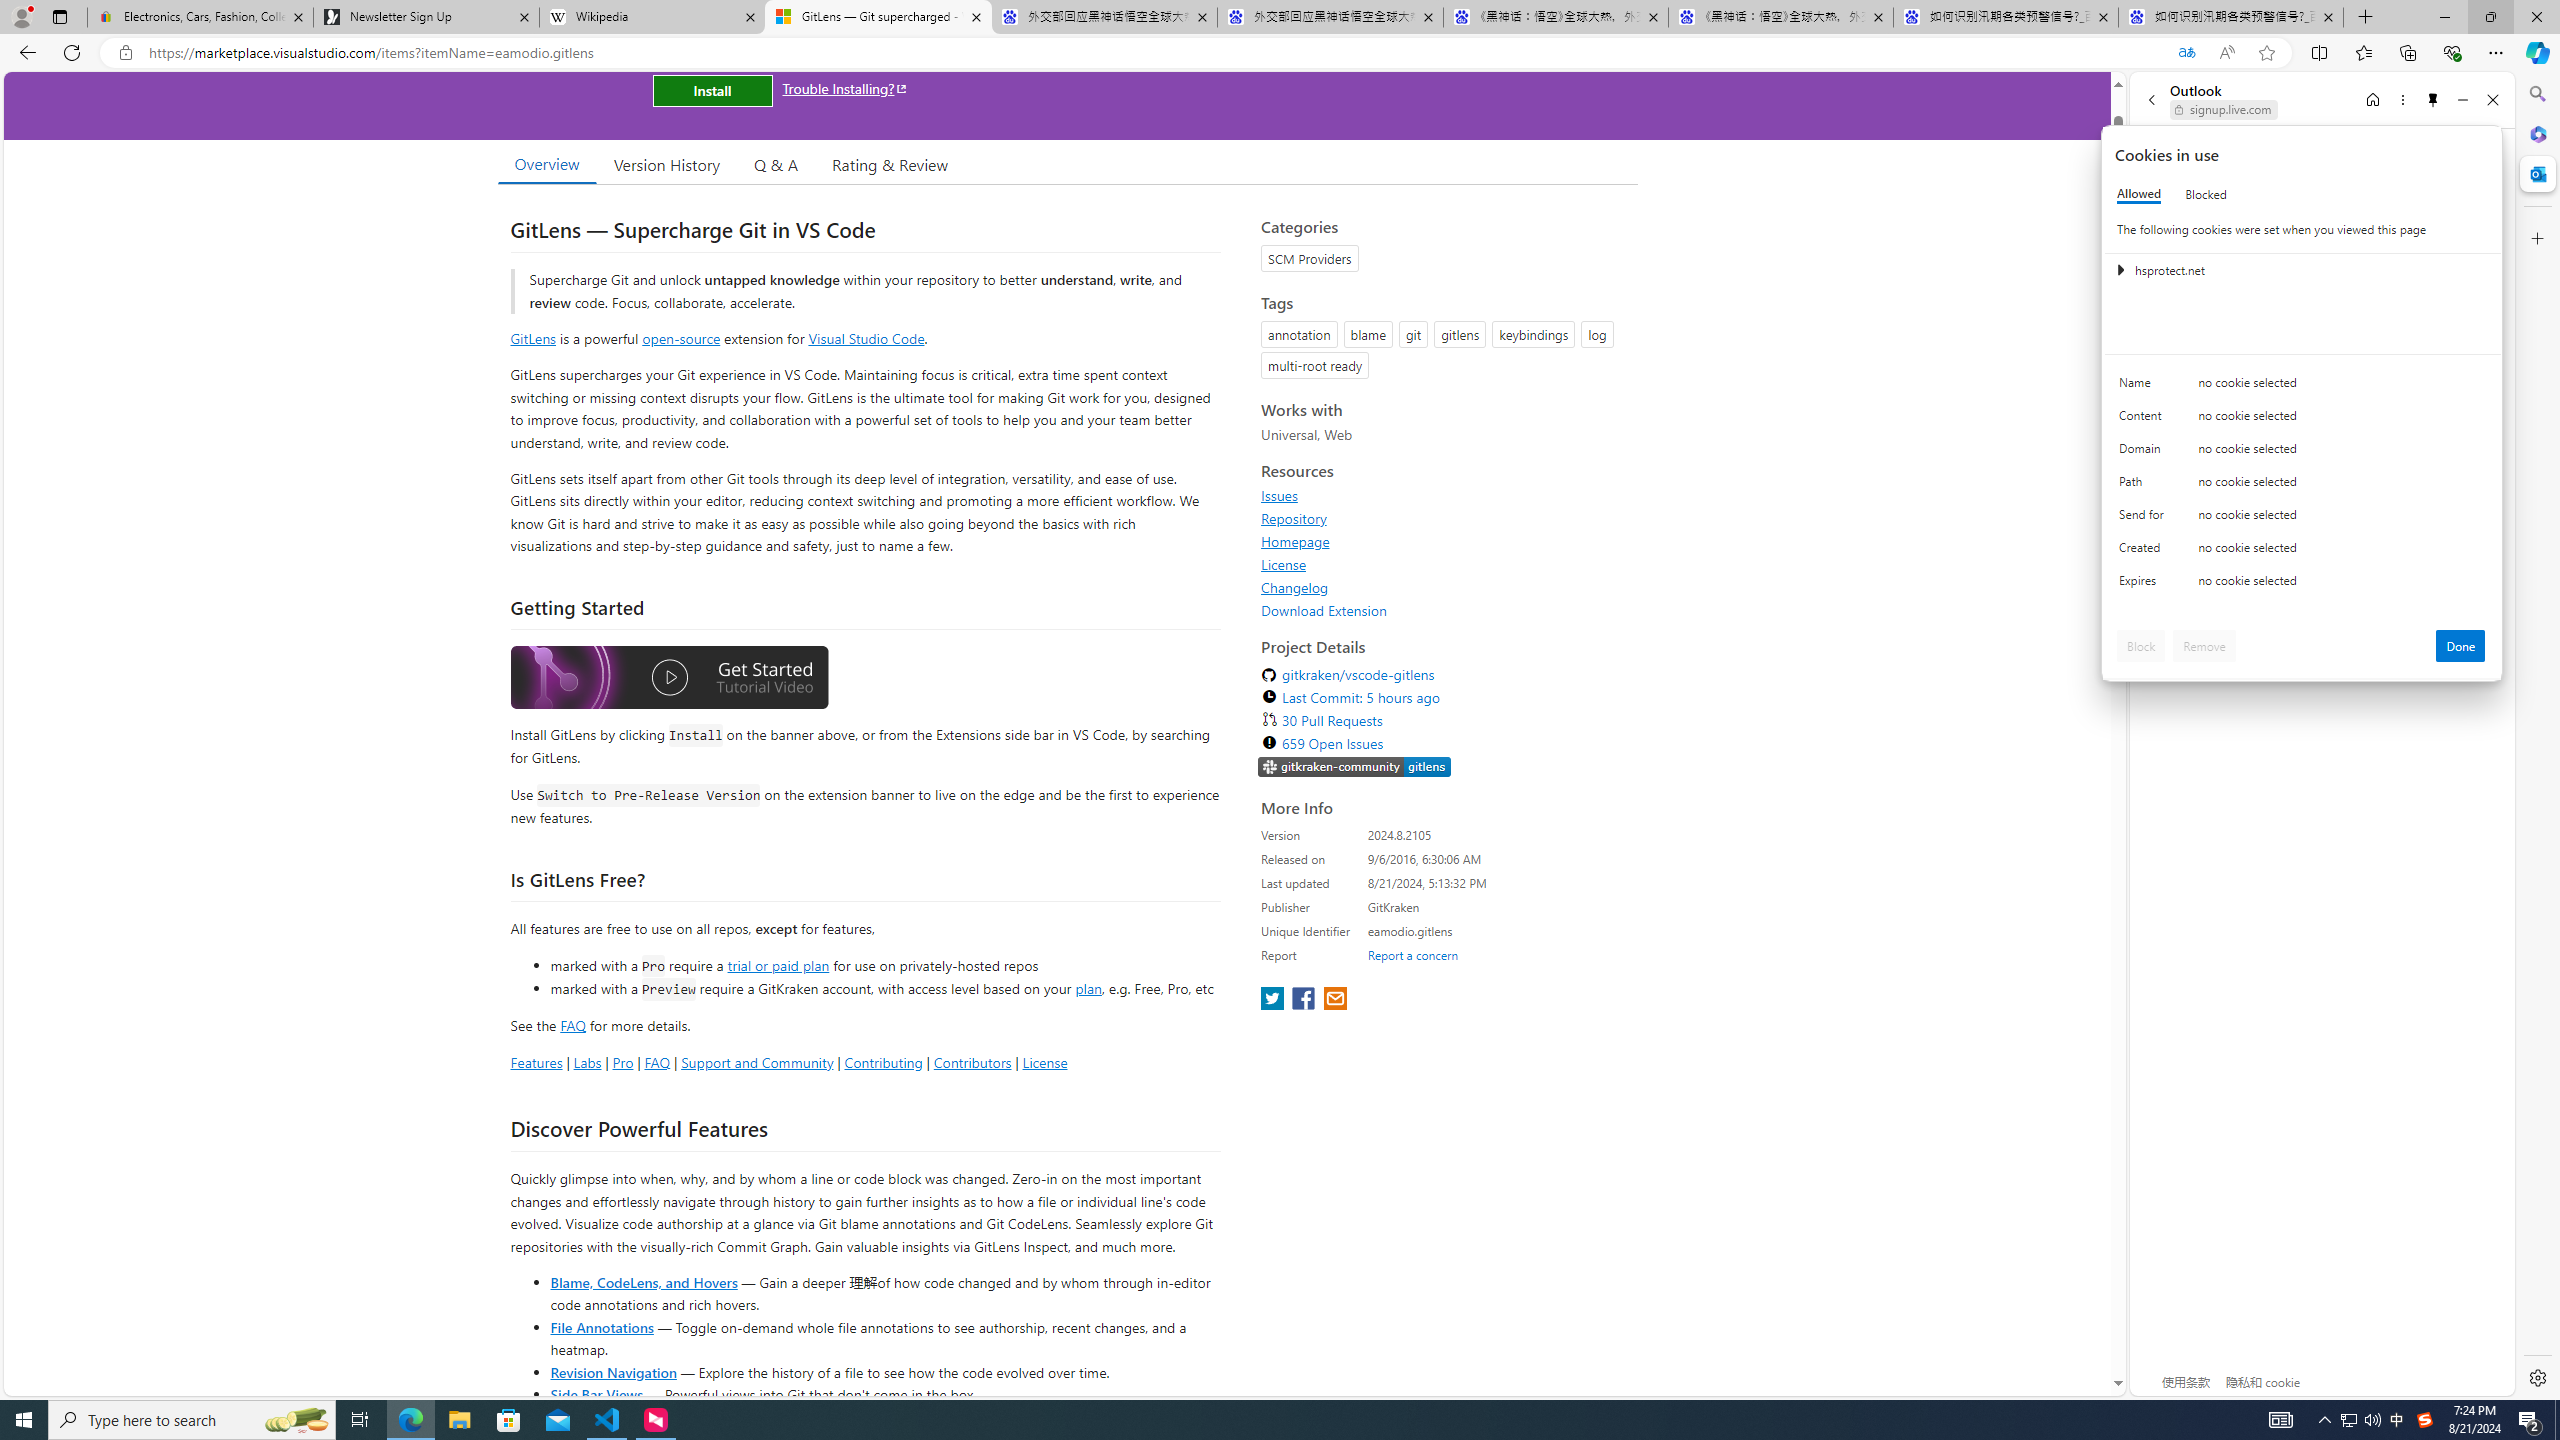 The width and height of the screenshot is (2560, 1440). What do you see at coordinates (2144, 452) in the screenshot?
I see `'Domain'` at bounding box center [2144, 452].